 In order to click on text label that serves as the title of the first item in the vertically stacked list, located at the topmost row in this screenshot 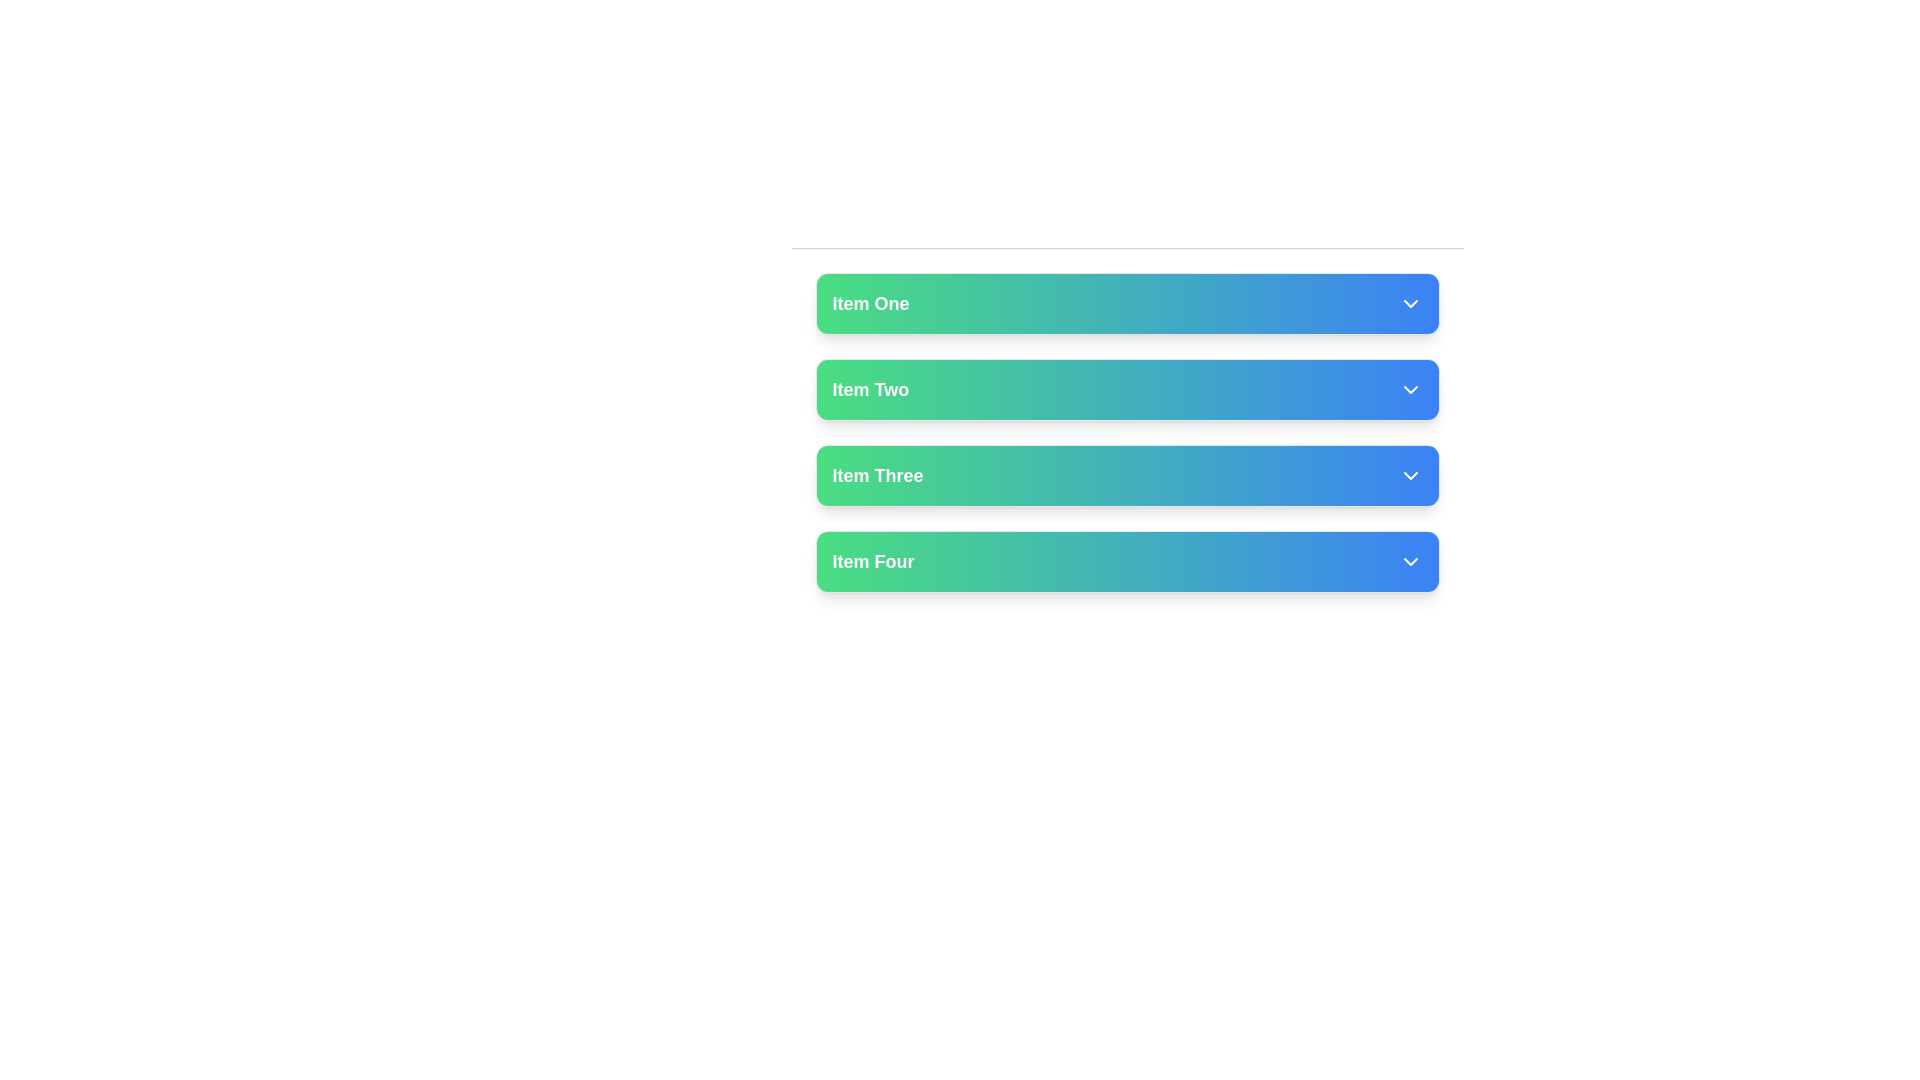, I will do `click(871, 304)`.